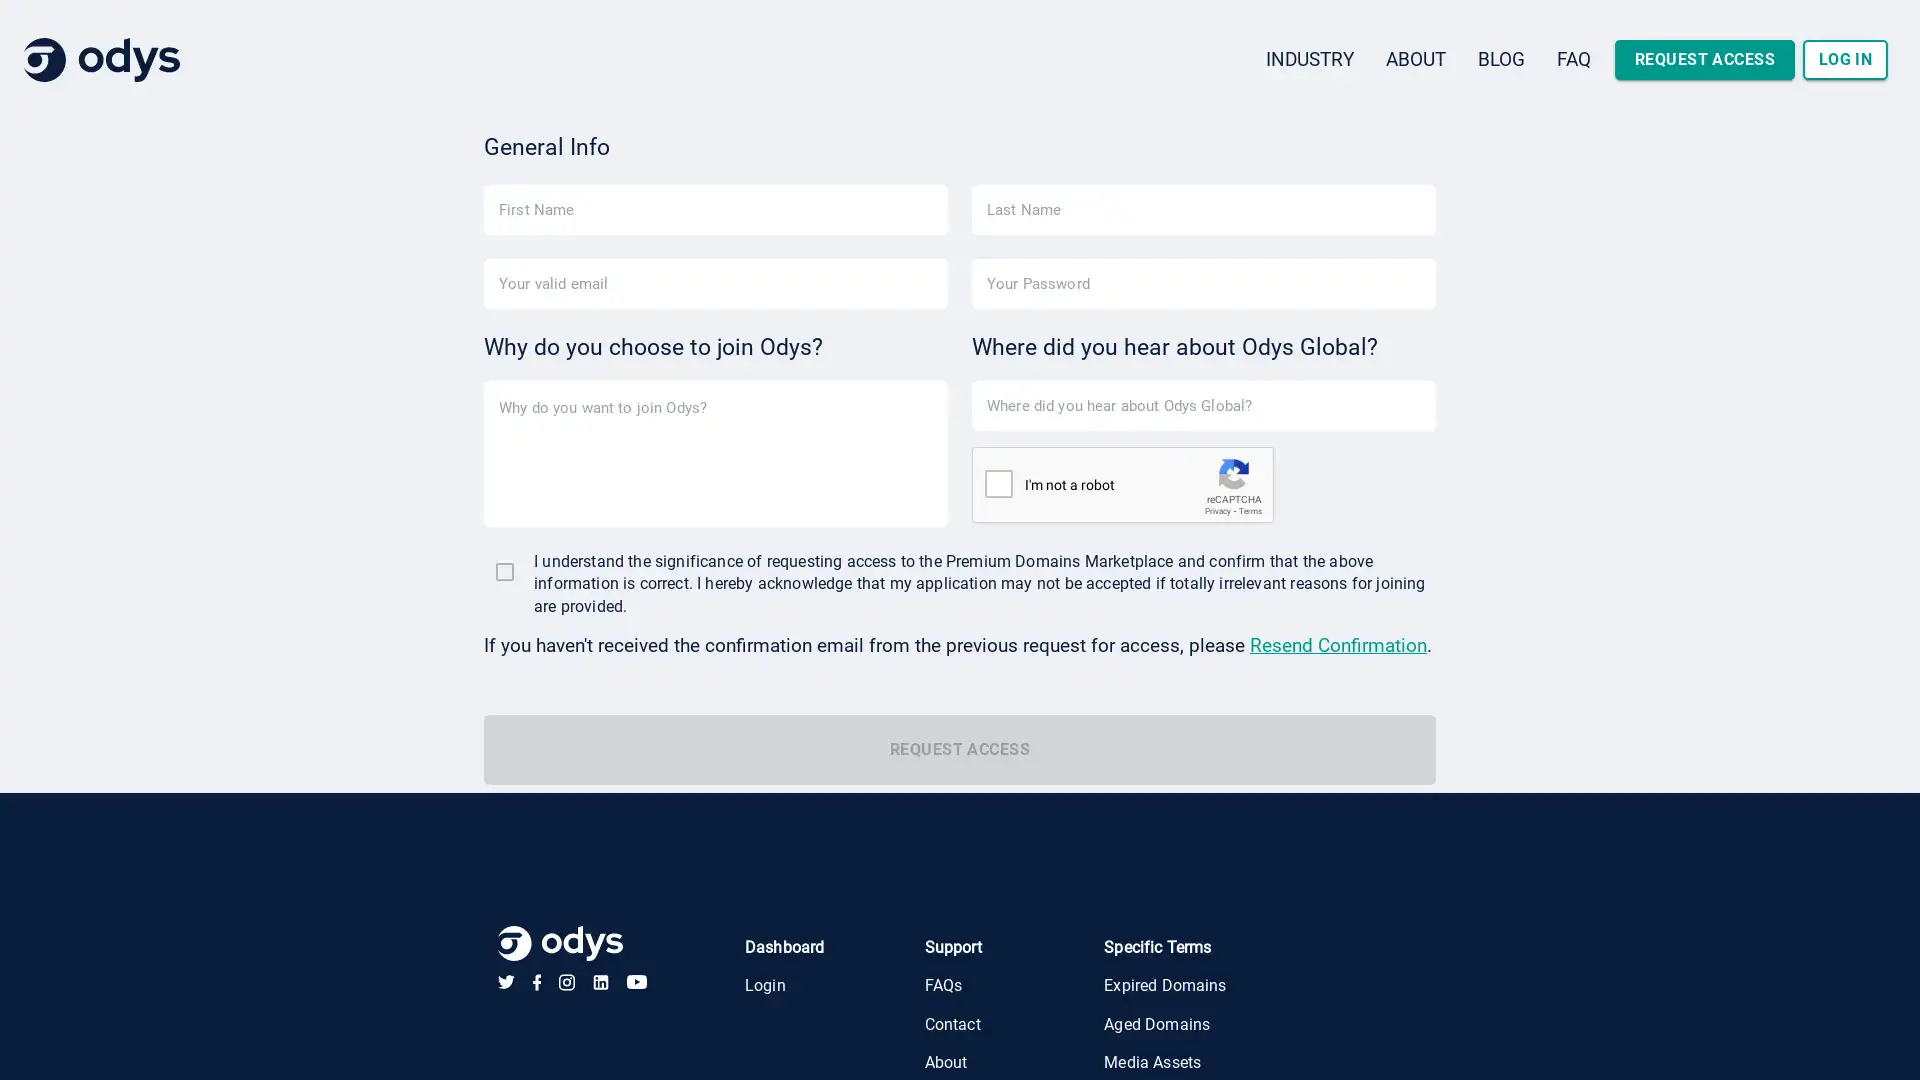 Image resolution: width=1920 pixels, height=1080 pixels. I want to click on REQUEST ACCESS, so click(960, 749).